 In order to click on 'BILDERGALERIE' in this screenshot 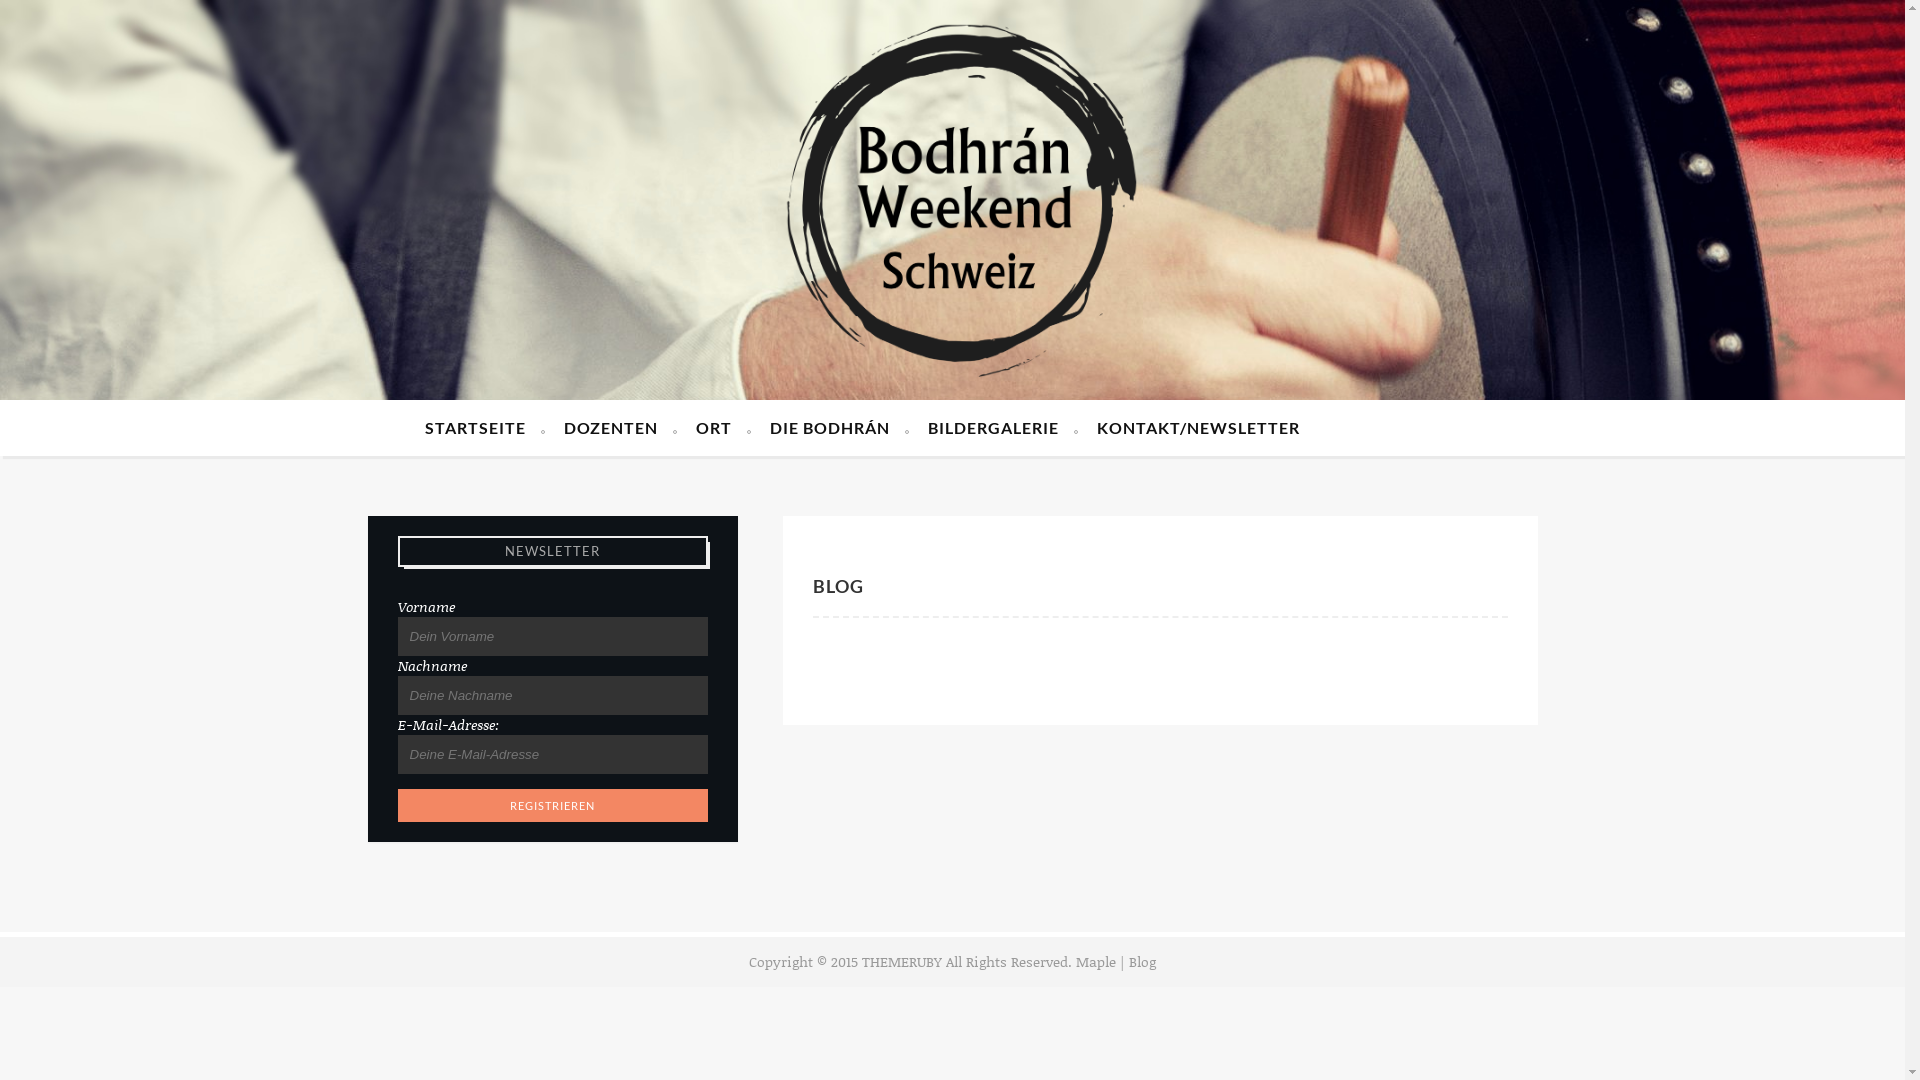, I will do `click(1003, 427)`.